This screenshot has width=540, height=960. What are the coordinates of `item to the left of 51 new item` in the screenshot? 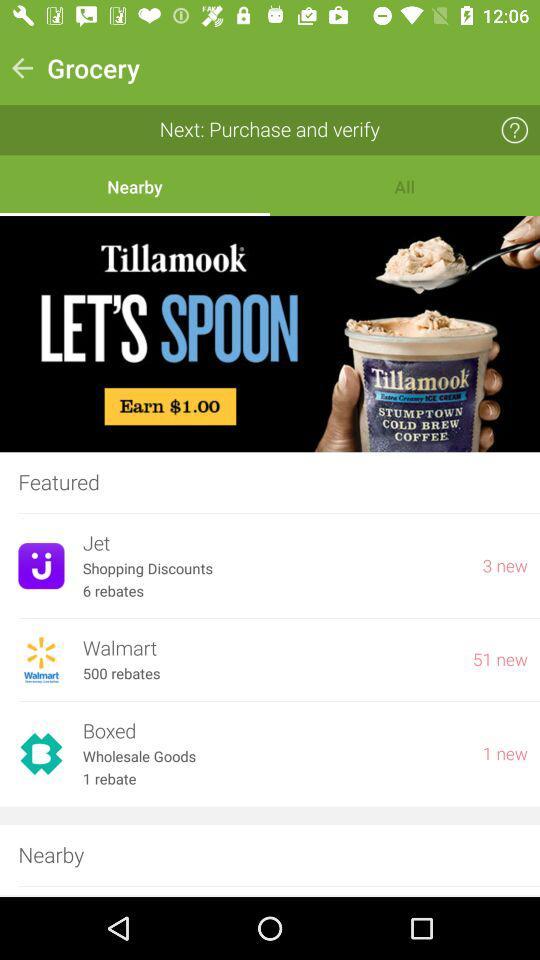 It's located at (121, 674).